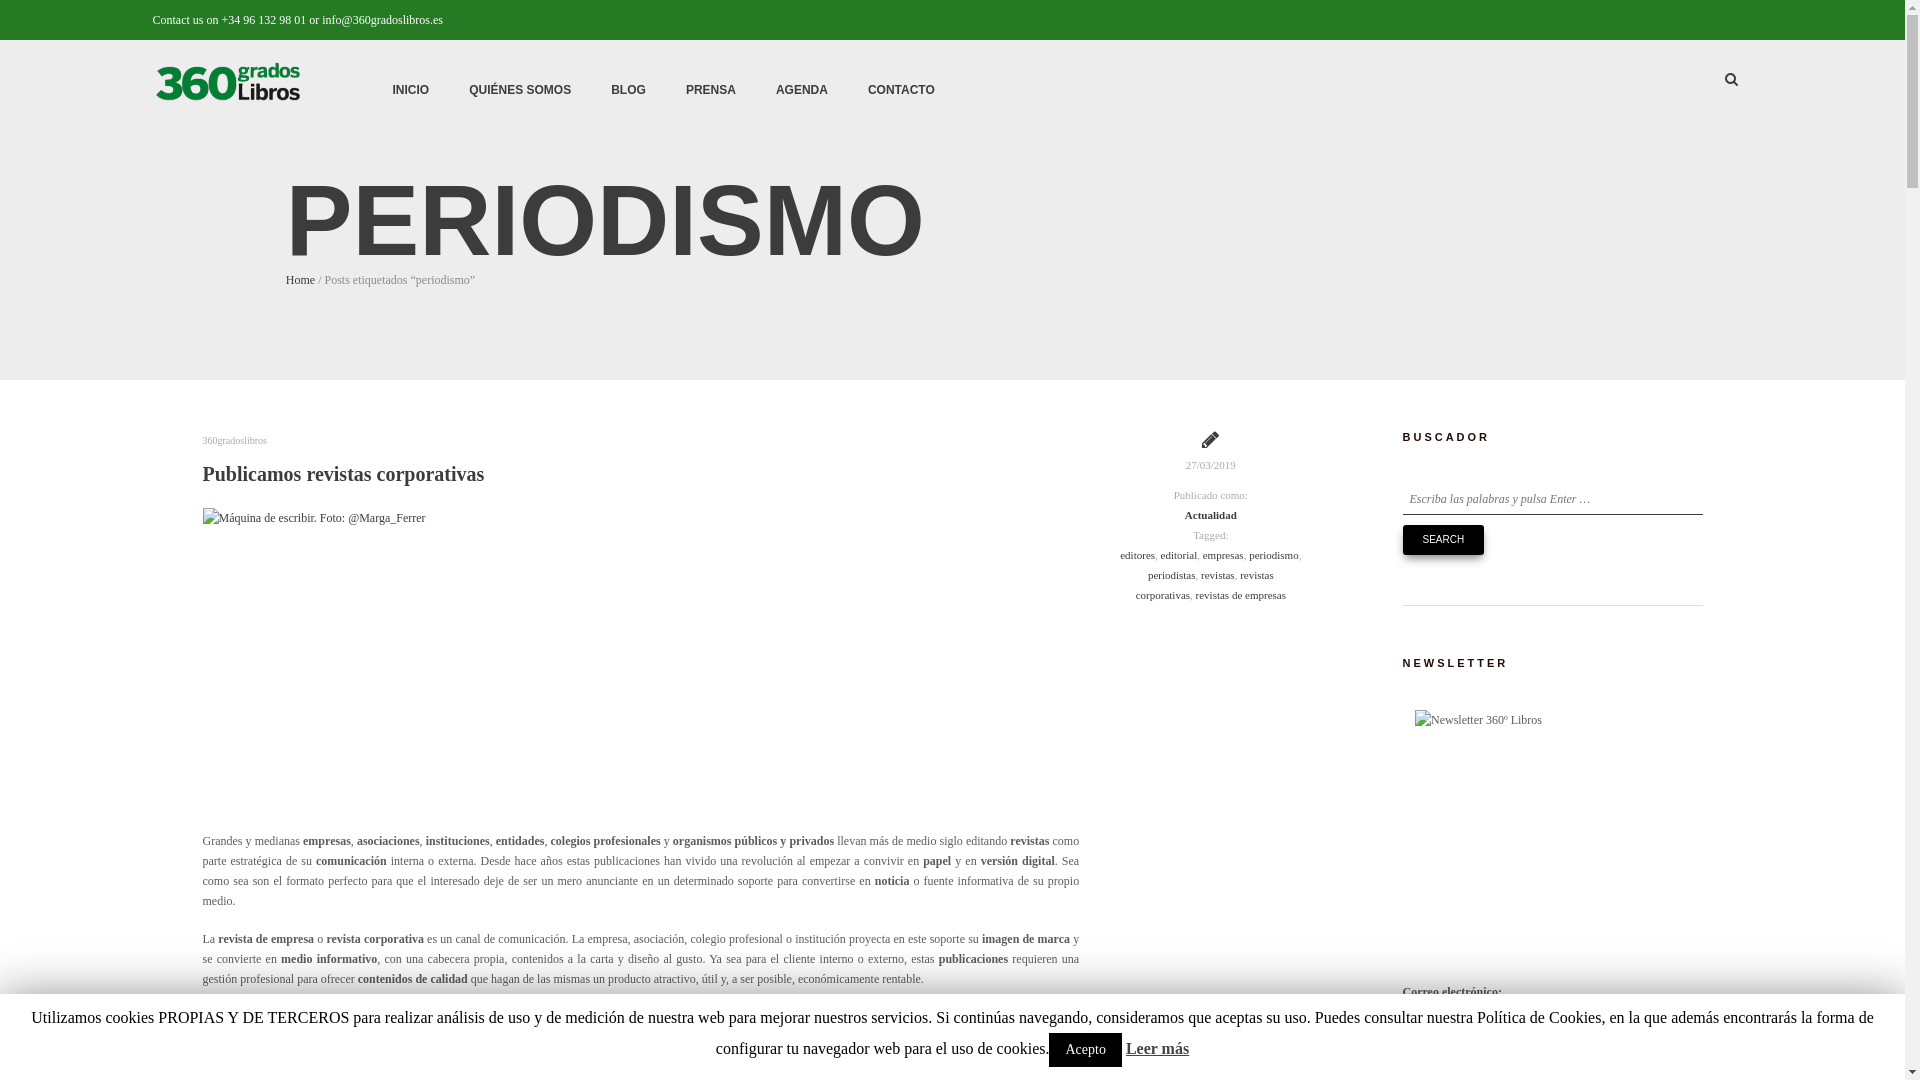  What do you see at coordinates (234, 439) in the screenshot?
I see `'360gradoslibros'` at bounding box center [234, 439].